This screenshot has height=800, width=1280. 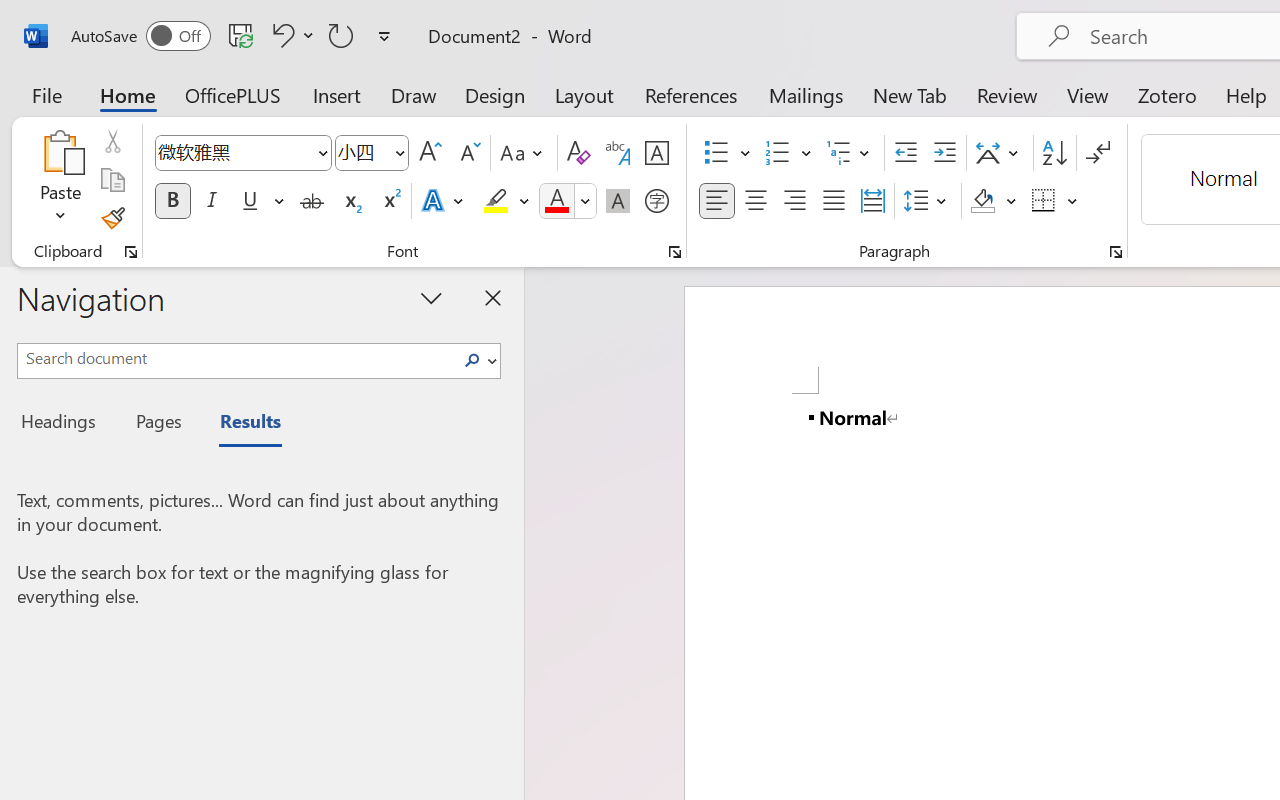 What do you see at coordinates (577, 153) in the screenshot?
I see `'Clear Formatting'` at bounding box center [577, 153].